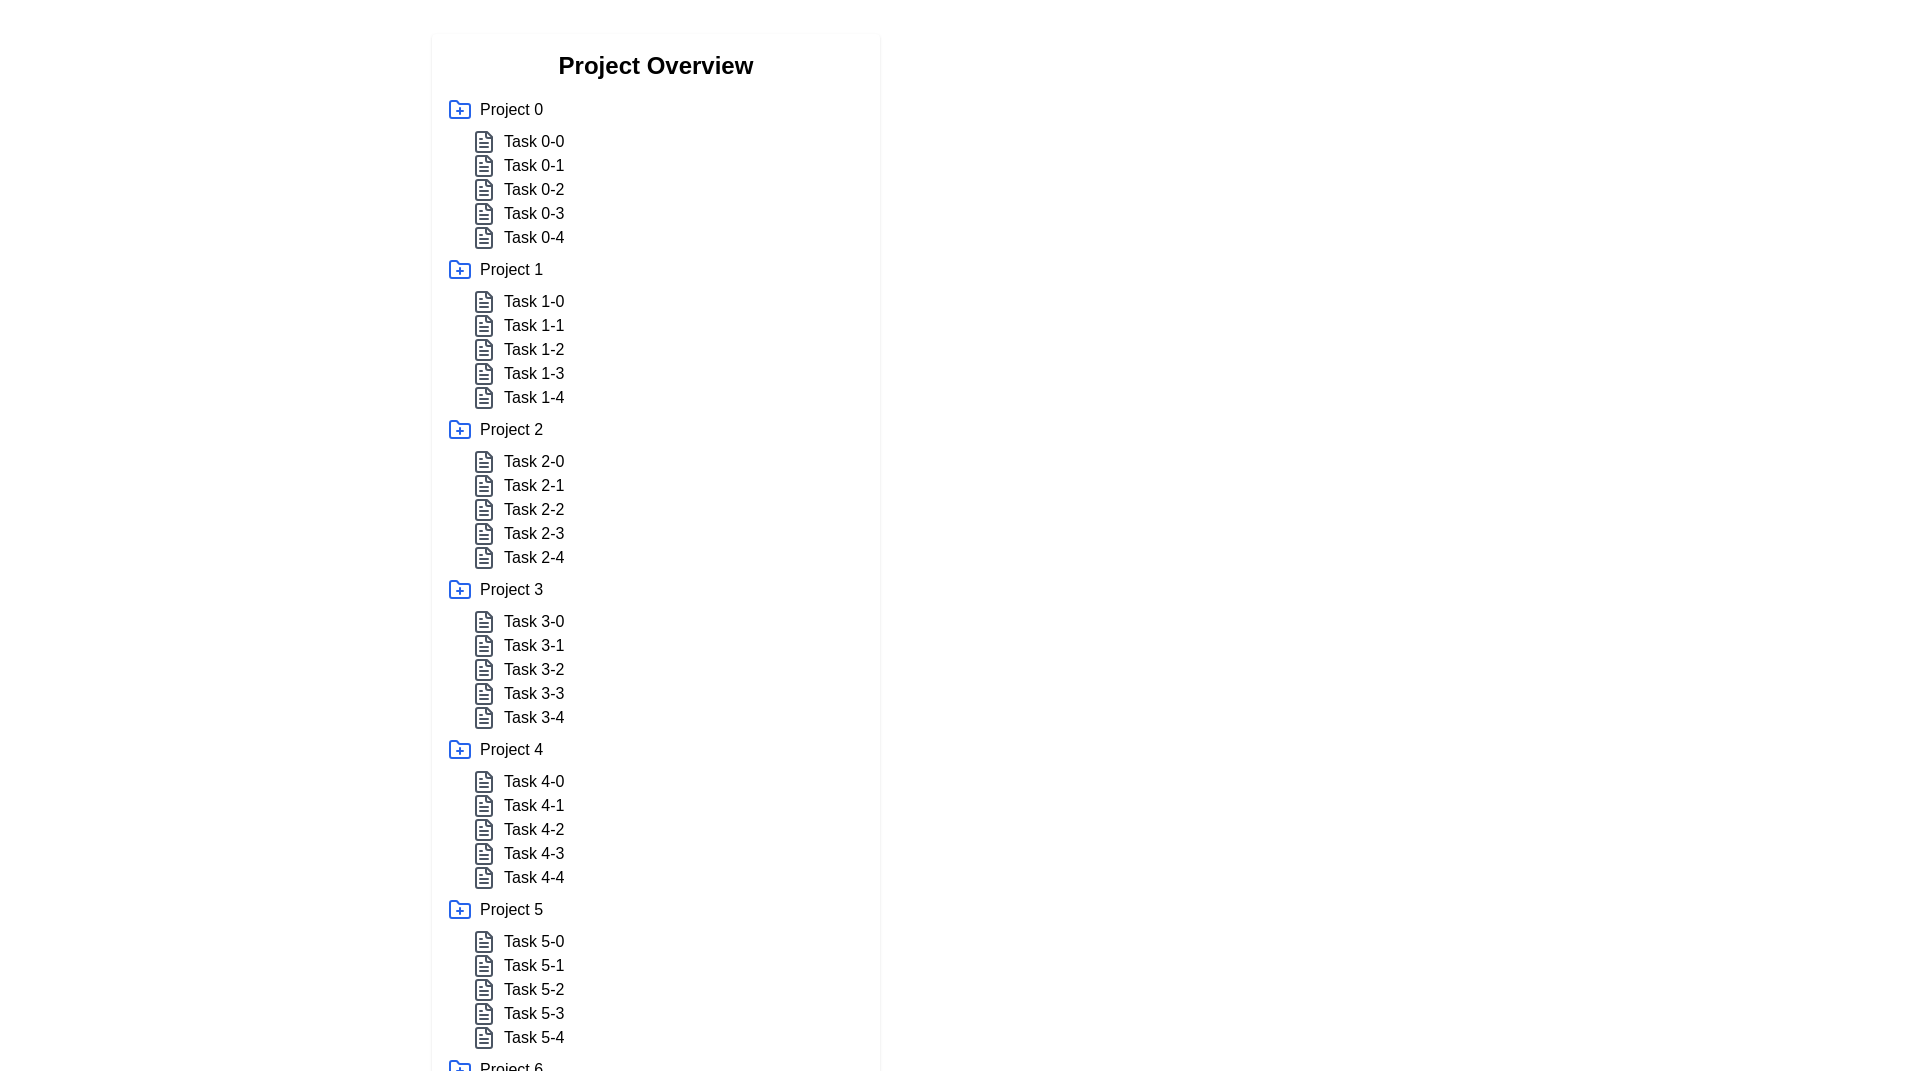  I want to click on the text label displaying 'Task 4-1', which is the second item under 'Project 4' in the structured layout, so click(534, 805).